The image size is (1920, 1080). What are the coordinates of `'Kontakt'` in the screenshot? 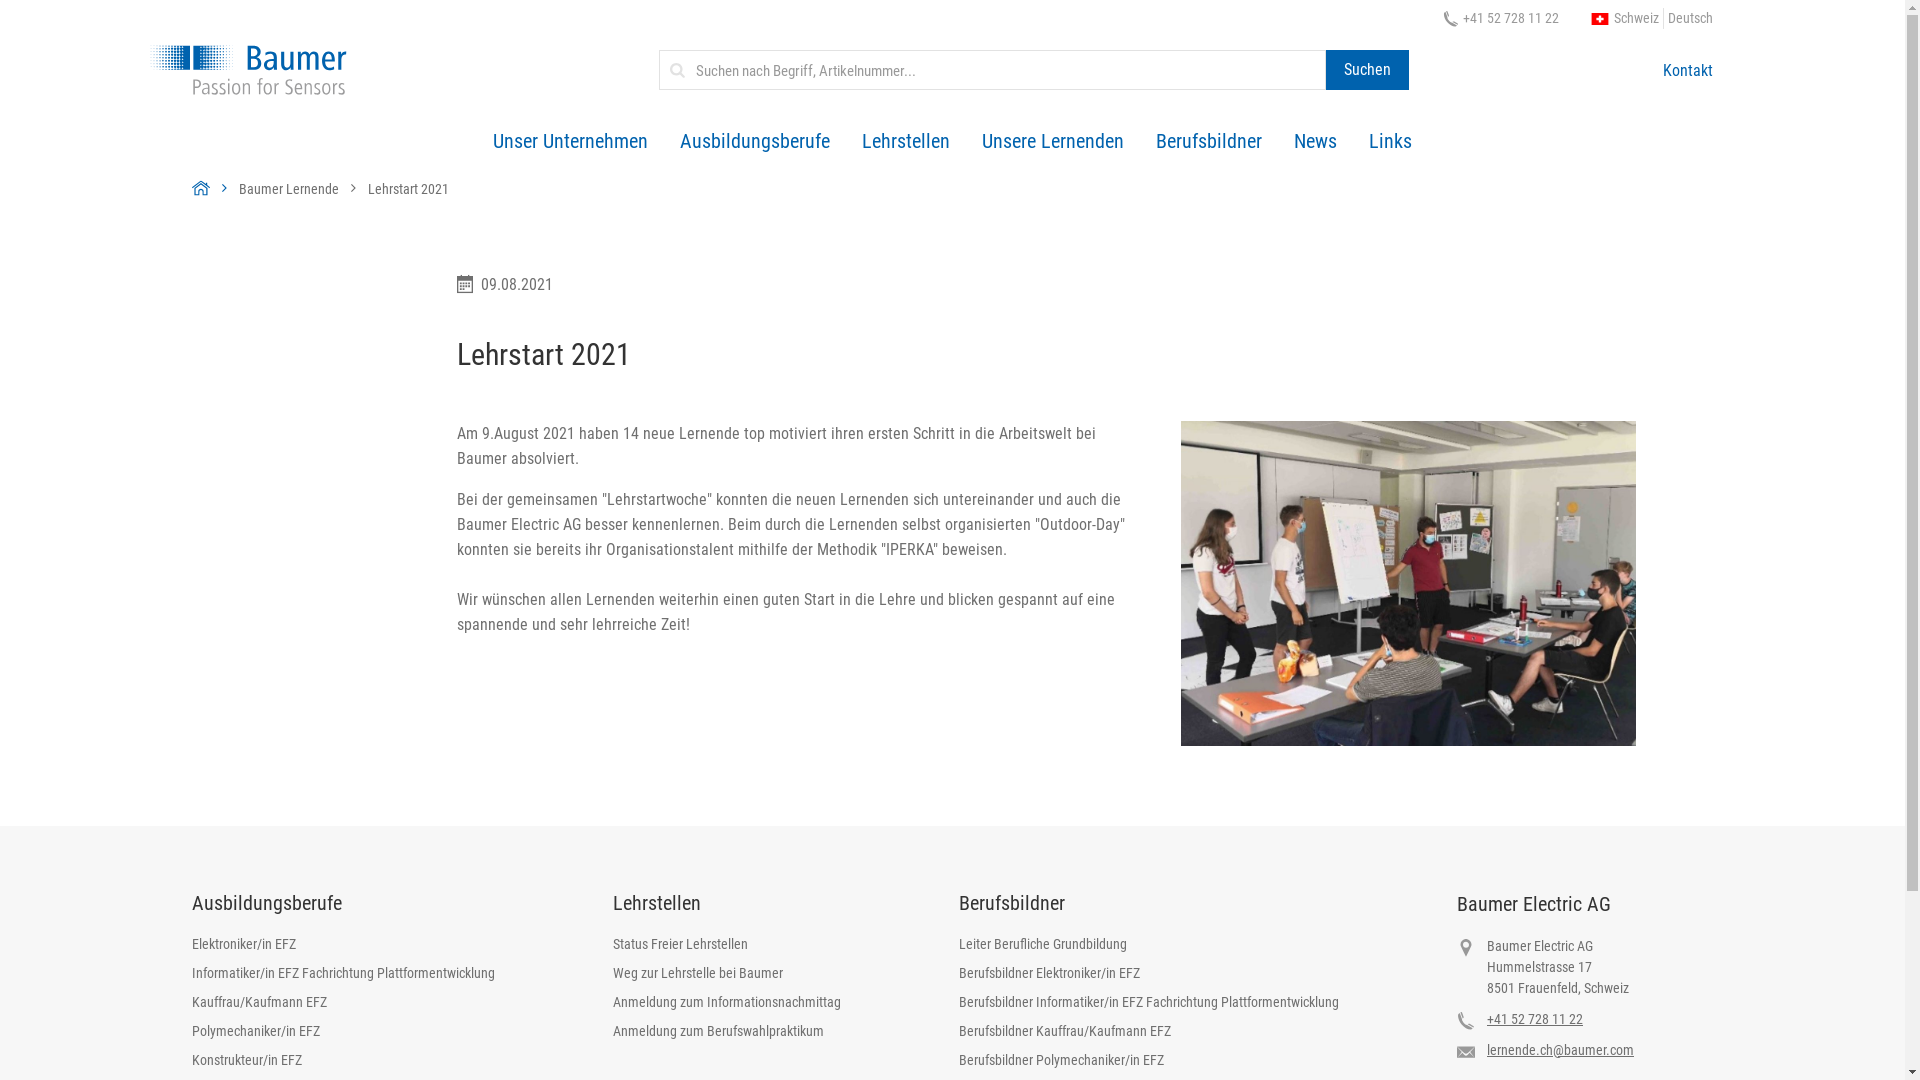 It's located at (1687, 68).